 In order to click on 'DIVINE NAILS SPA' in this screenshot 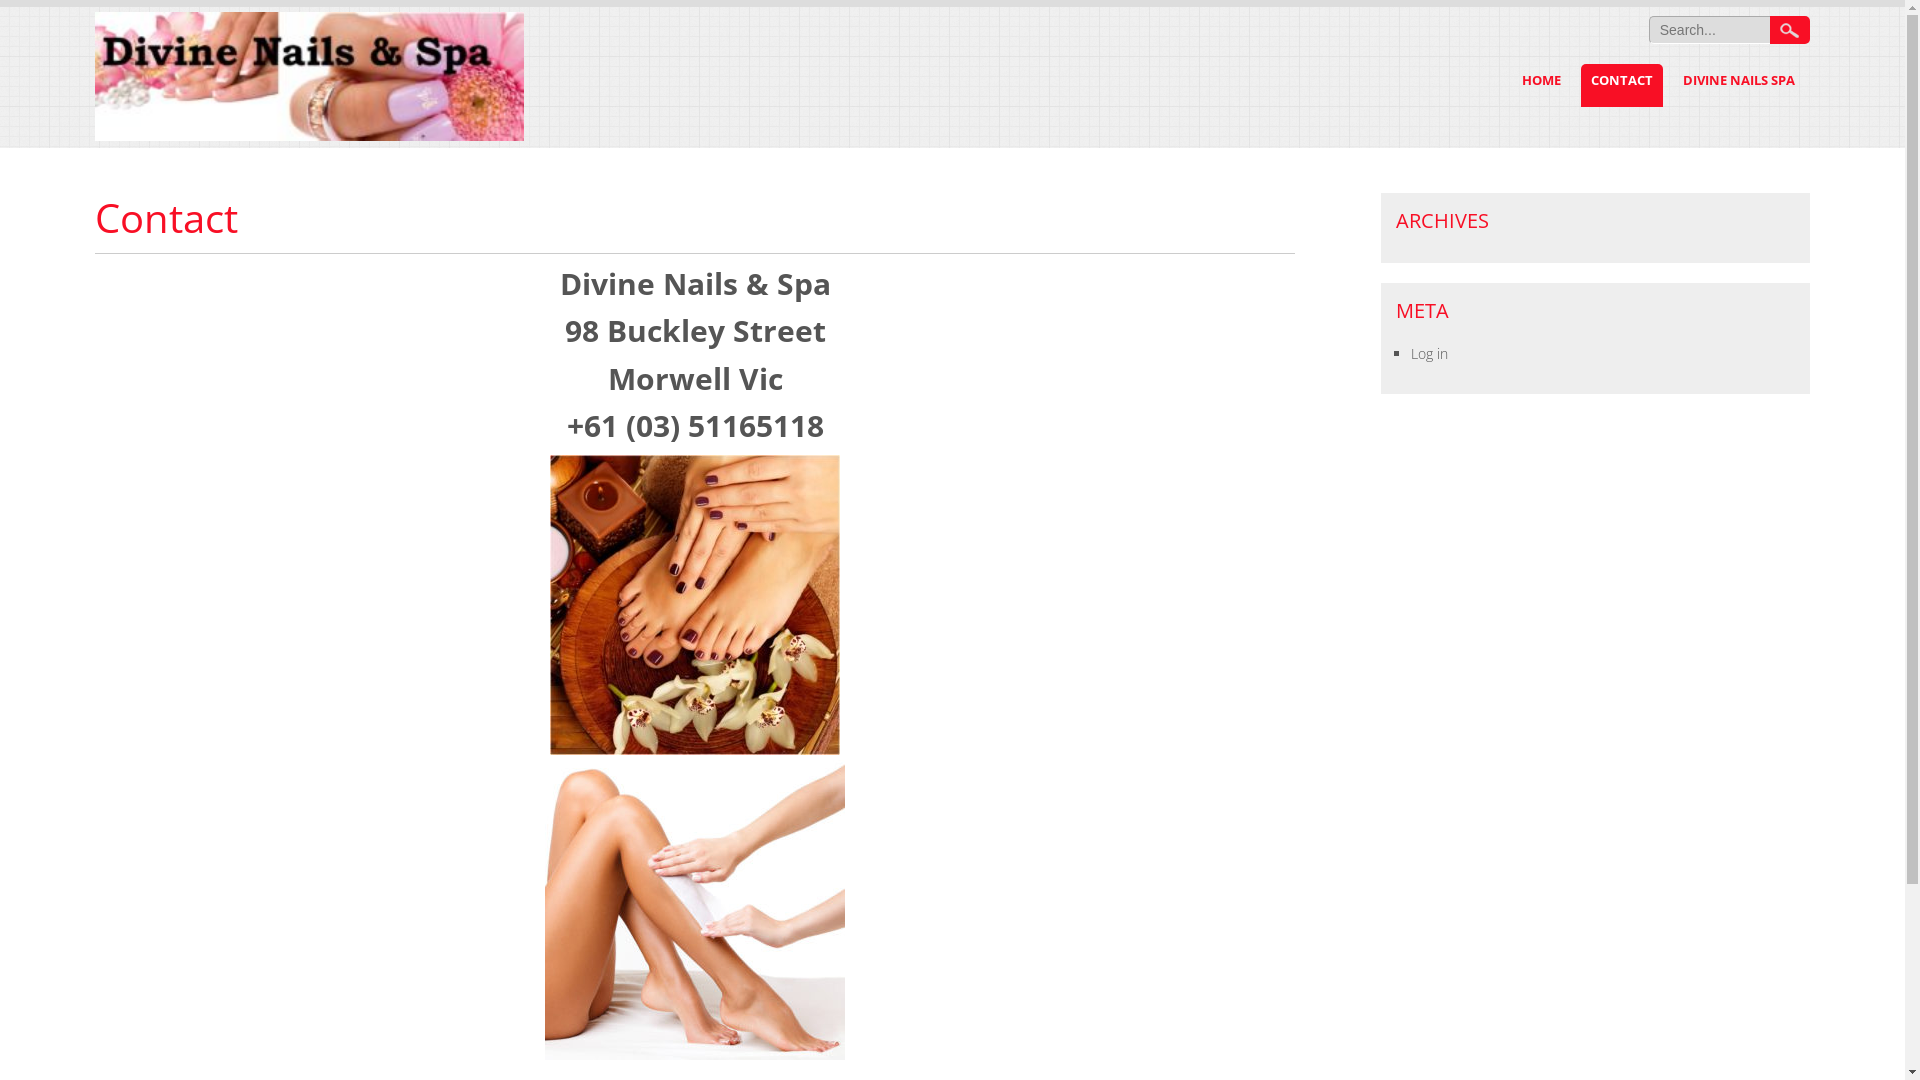, I will do `click(1737, 84)`.